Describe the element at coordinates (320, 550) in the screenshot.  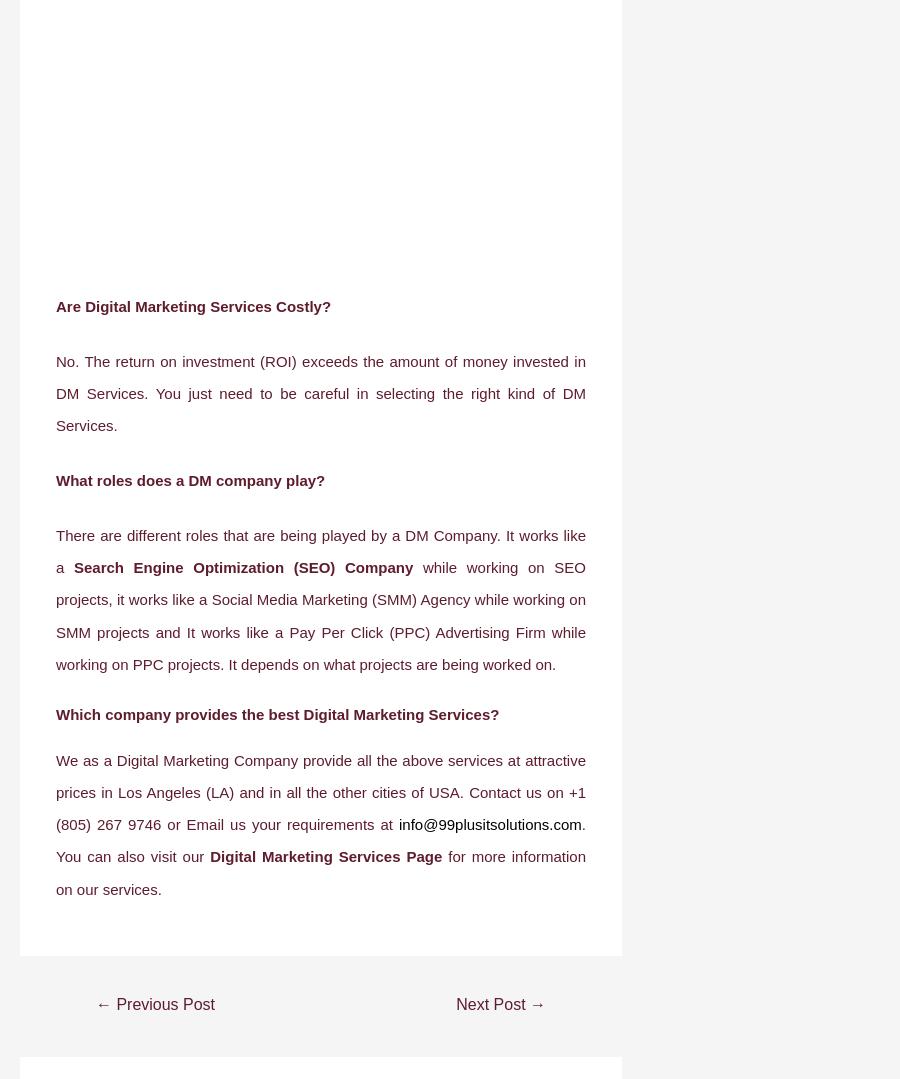
I see `'There are different roles that are being played by a DM Company. It works like a'` at that location.